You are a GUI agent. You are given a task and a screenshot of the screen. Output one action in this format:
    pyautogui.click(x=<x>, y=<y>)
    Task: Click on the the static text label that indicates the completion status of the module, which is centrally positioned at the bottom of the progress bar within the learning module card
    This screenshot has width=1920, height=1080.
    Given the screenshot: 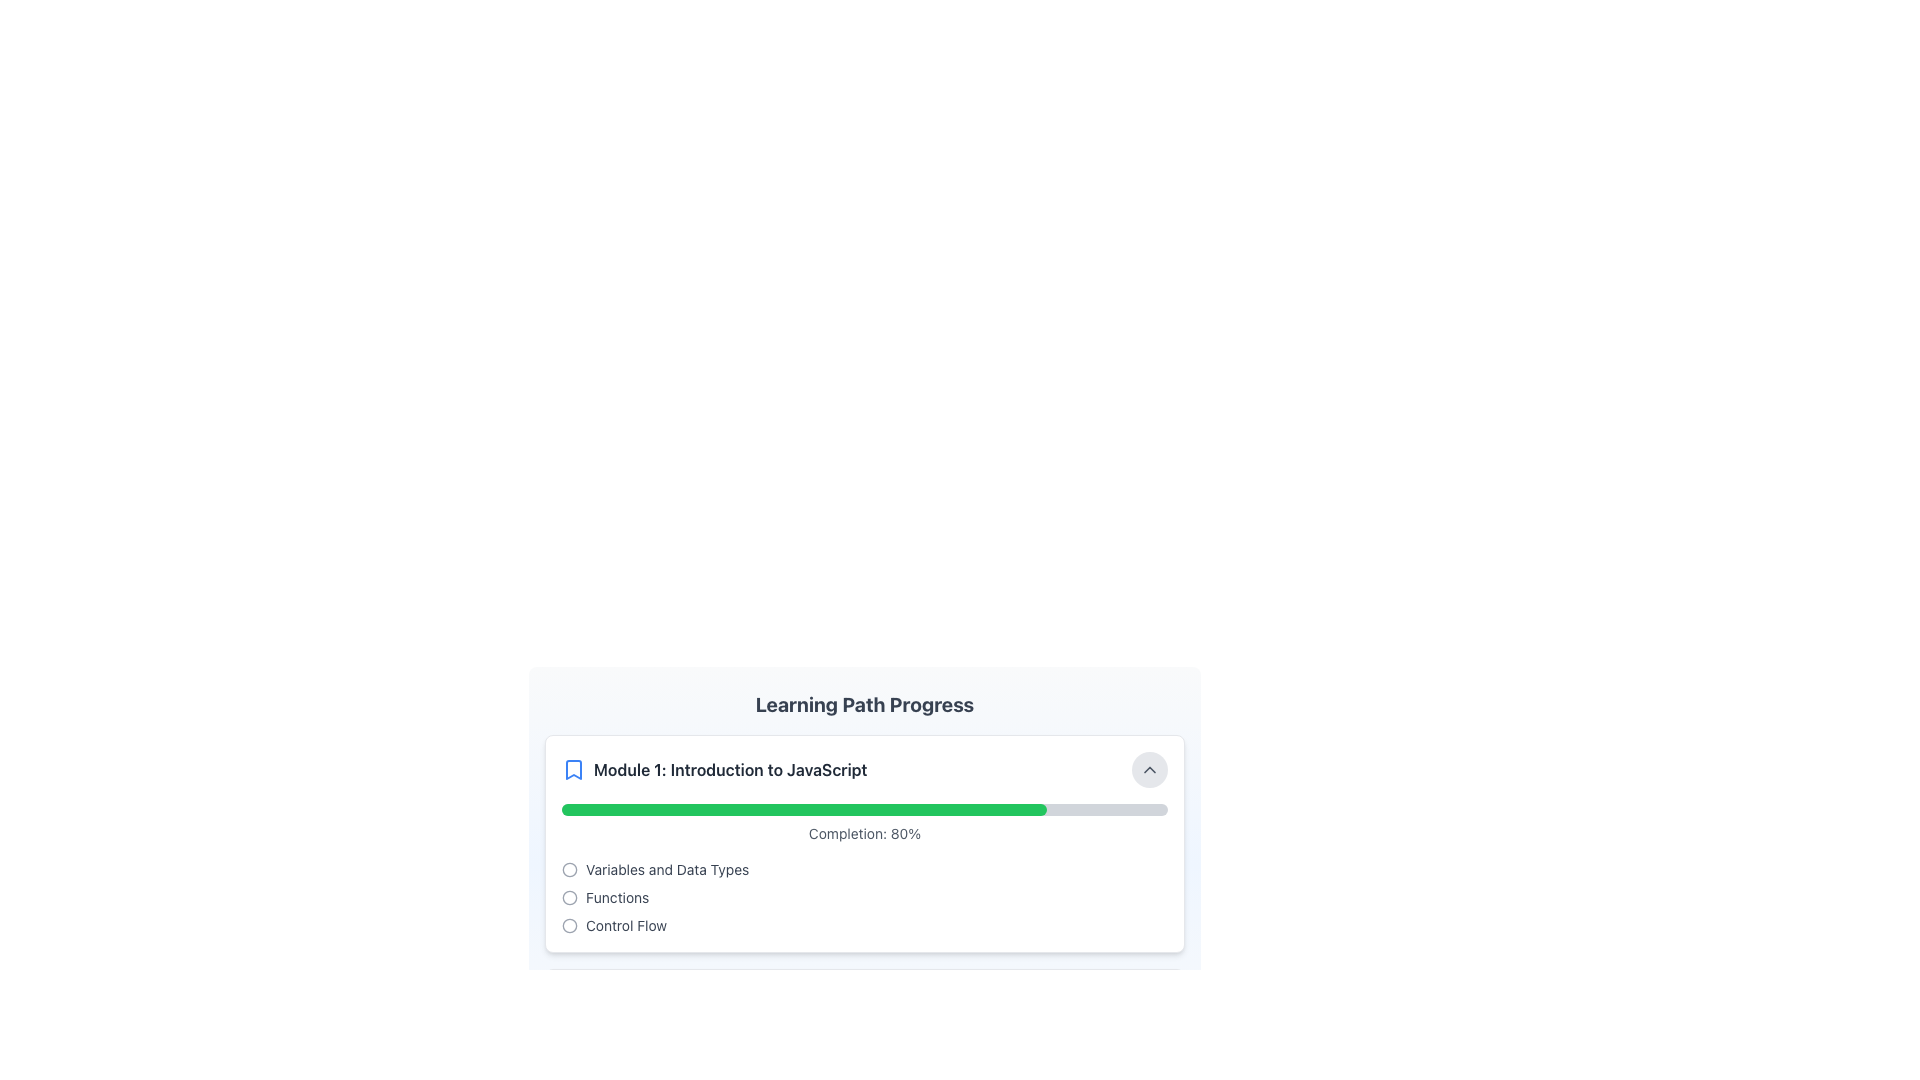 What is the action you would take?
    pyautogui.click(x=864, y=833)
    